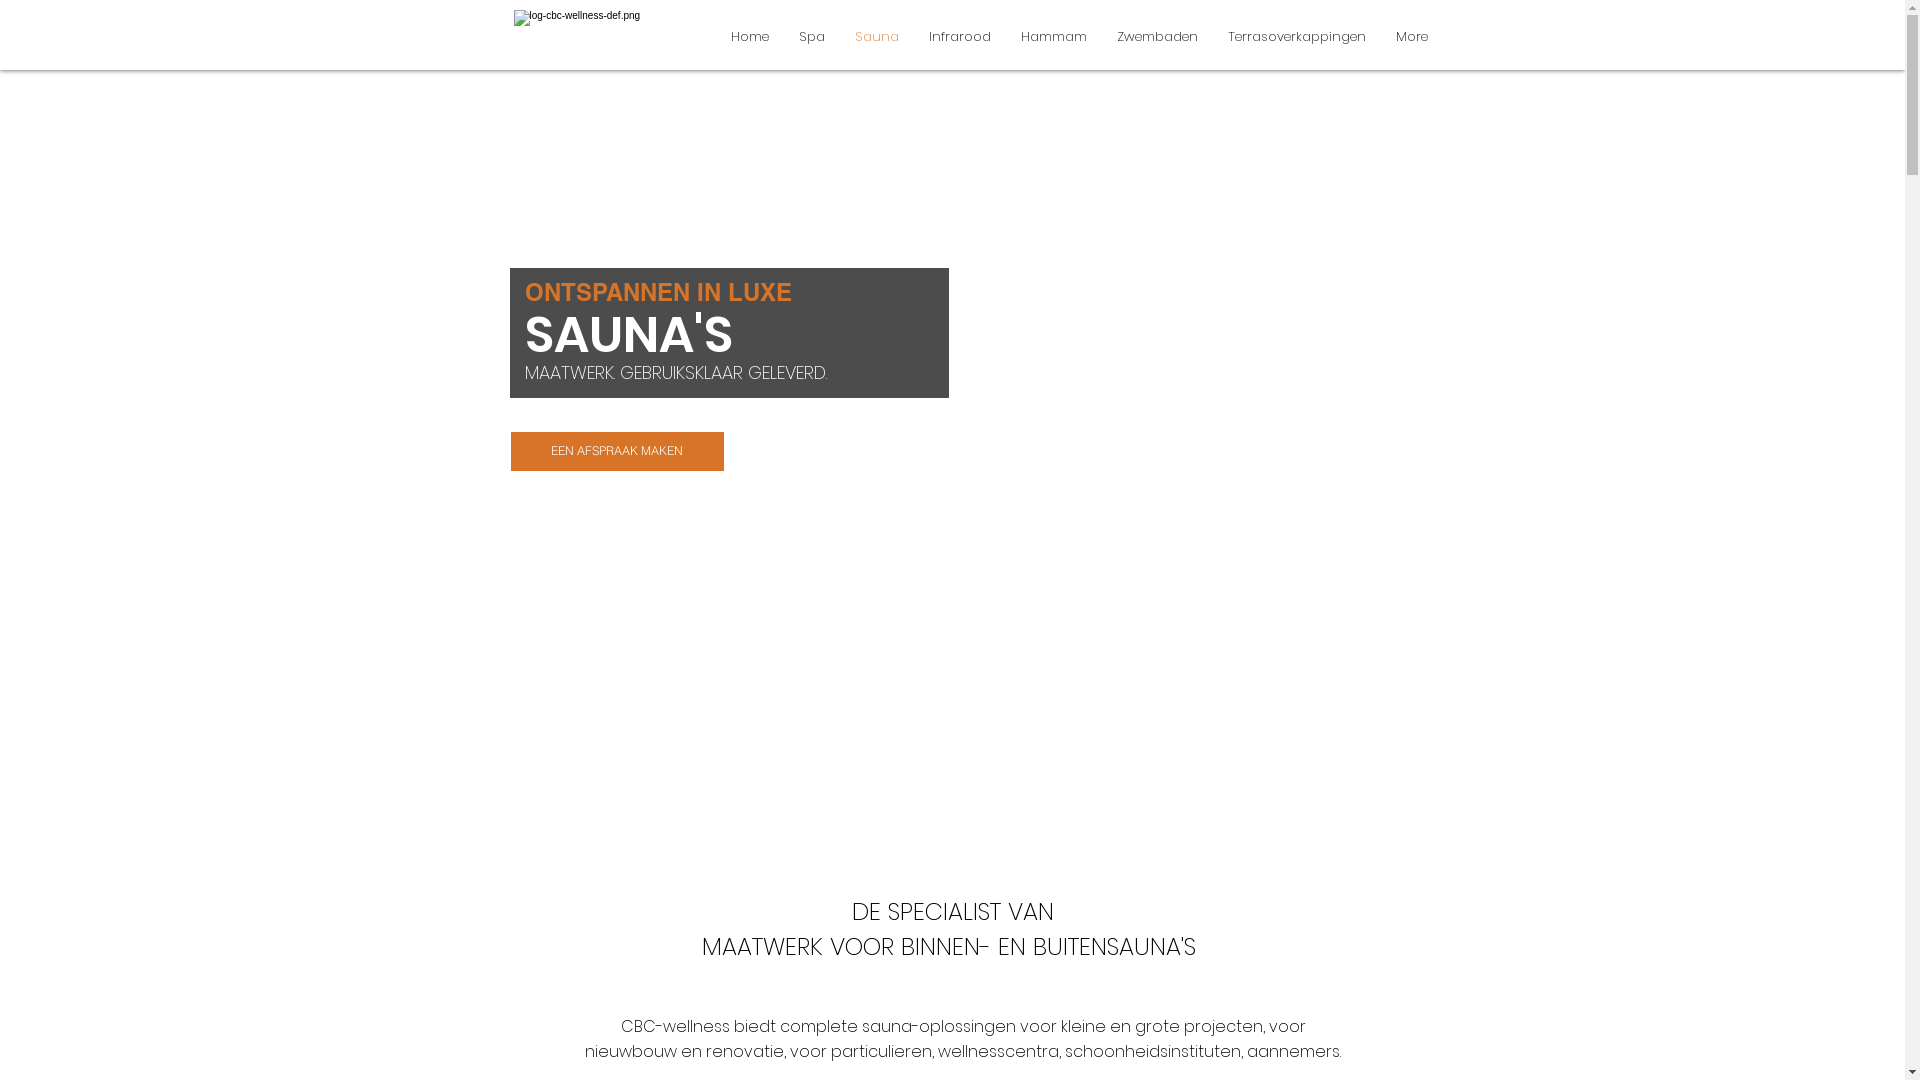  Describe the element at coordinates (748, 36) in the screenshot. I see `'Home'` at that location.